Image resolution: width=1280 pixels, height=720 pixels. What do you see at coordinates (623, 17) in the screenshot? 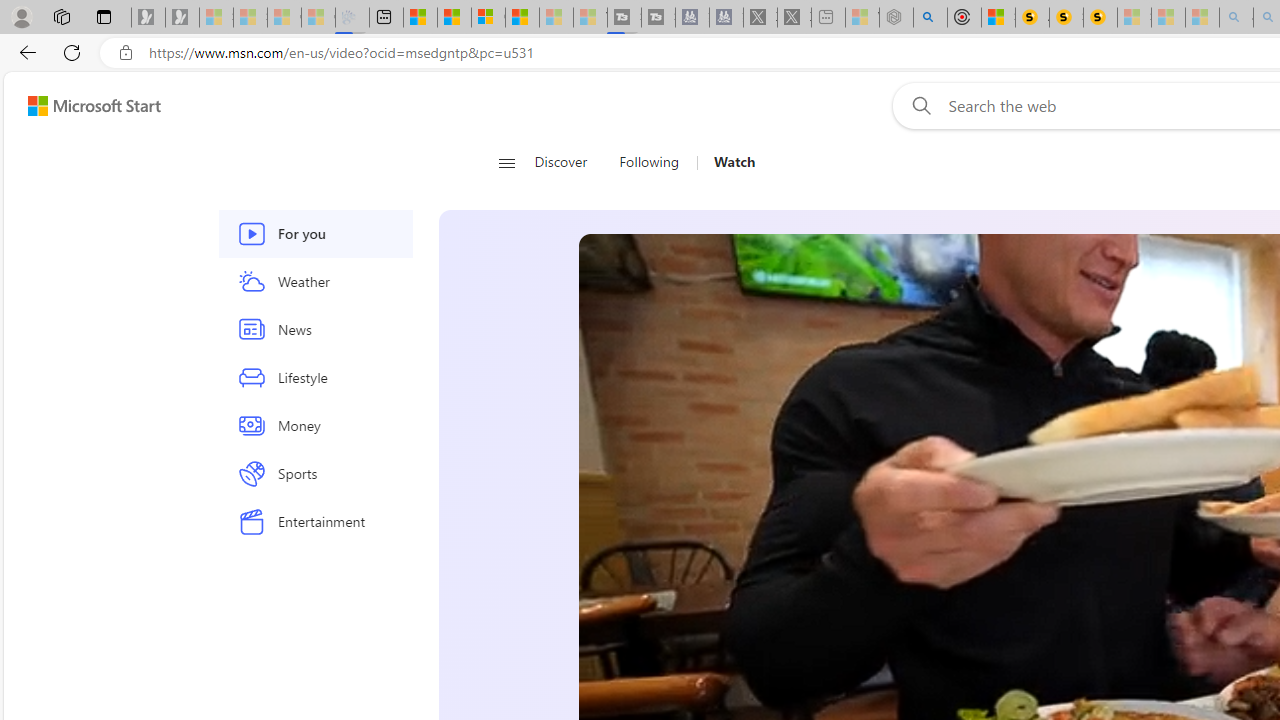
I see `'Streaming Coverage | T3 - Sleeping'` at bounding box center [623, 17].